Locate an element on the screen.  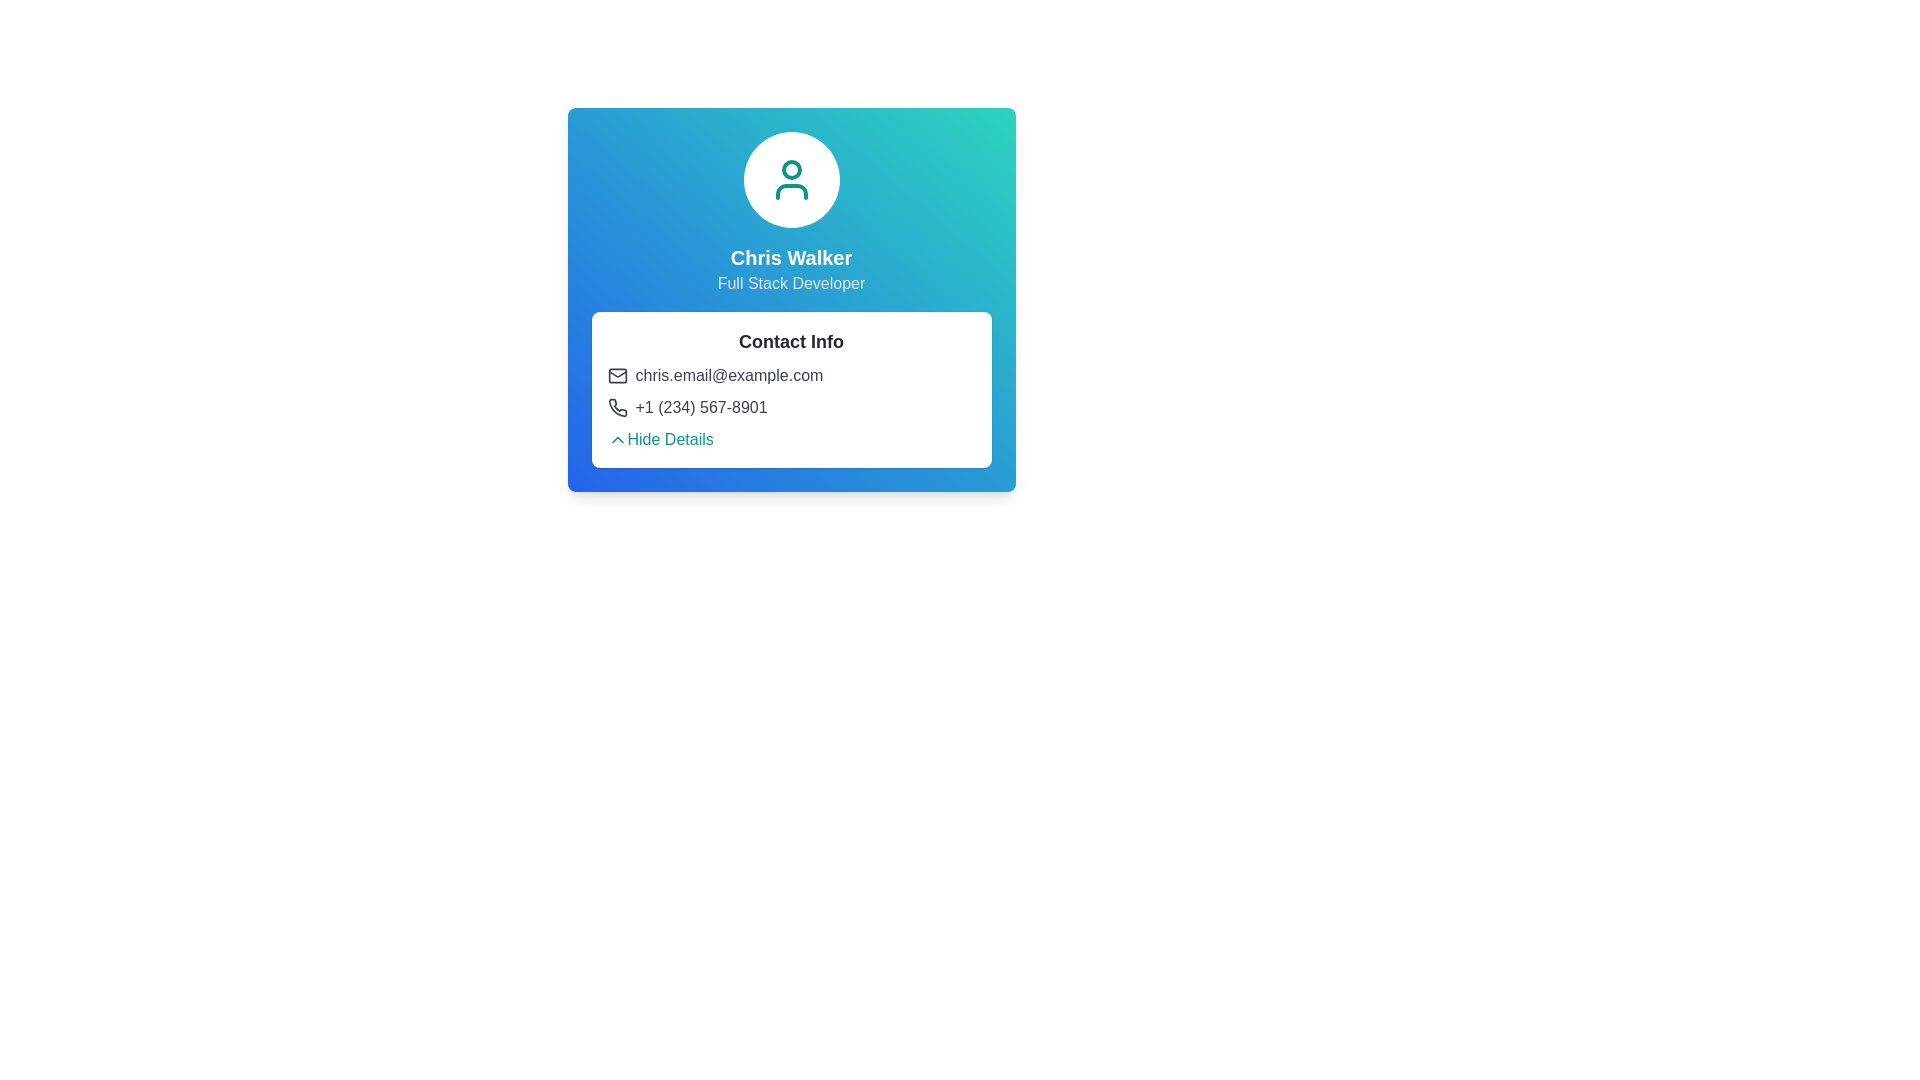
the static text element that displays the occupation title, located directly below the name 'Chris Walker' in the profile information area is located at coordinates (790, 284).